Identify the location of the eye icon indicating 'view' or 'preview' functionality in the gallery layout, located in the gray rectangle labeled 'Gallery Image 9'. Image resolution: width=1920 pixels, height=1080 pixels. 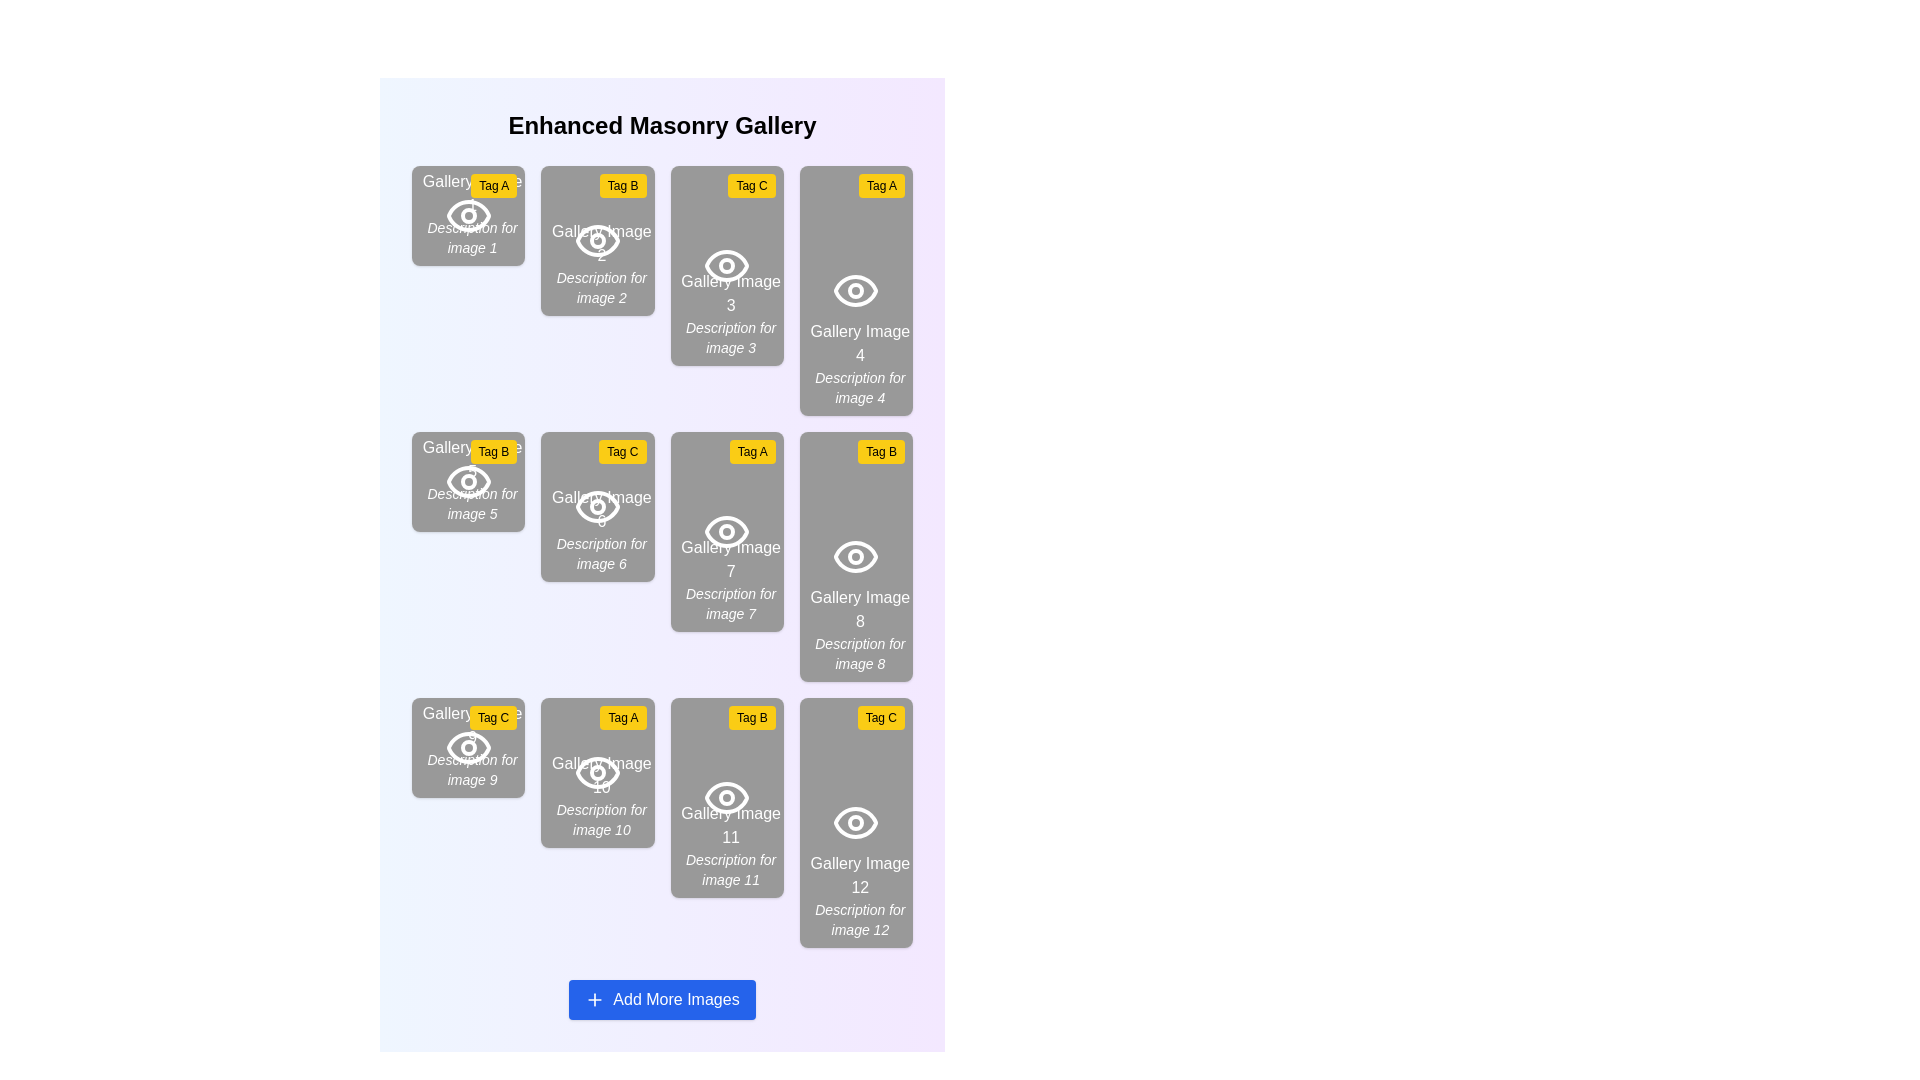
(467, 748).